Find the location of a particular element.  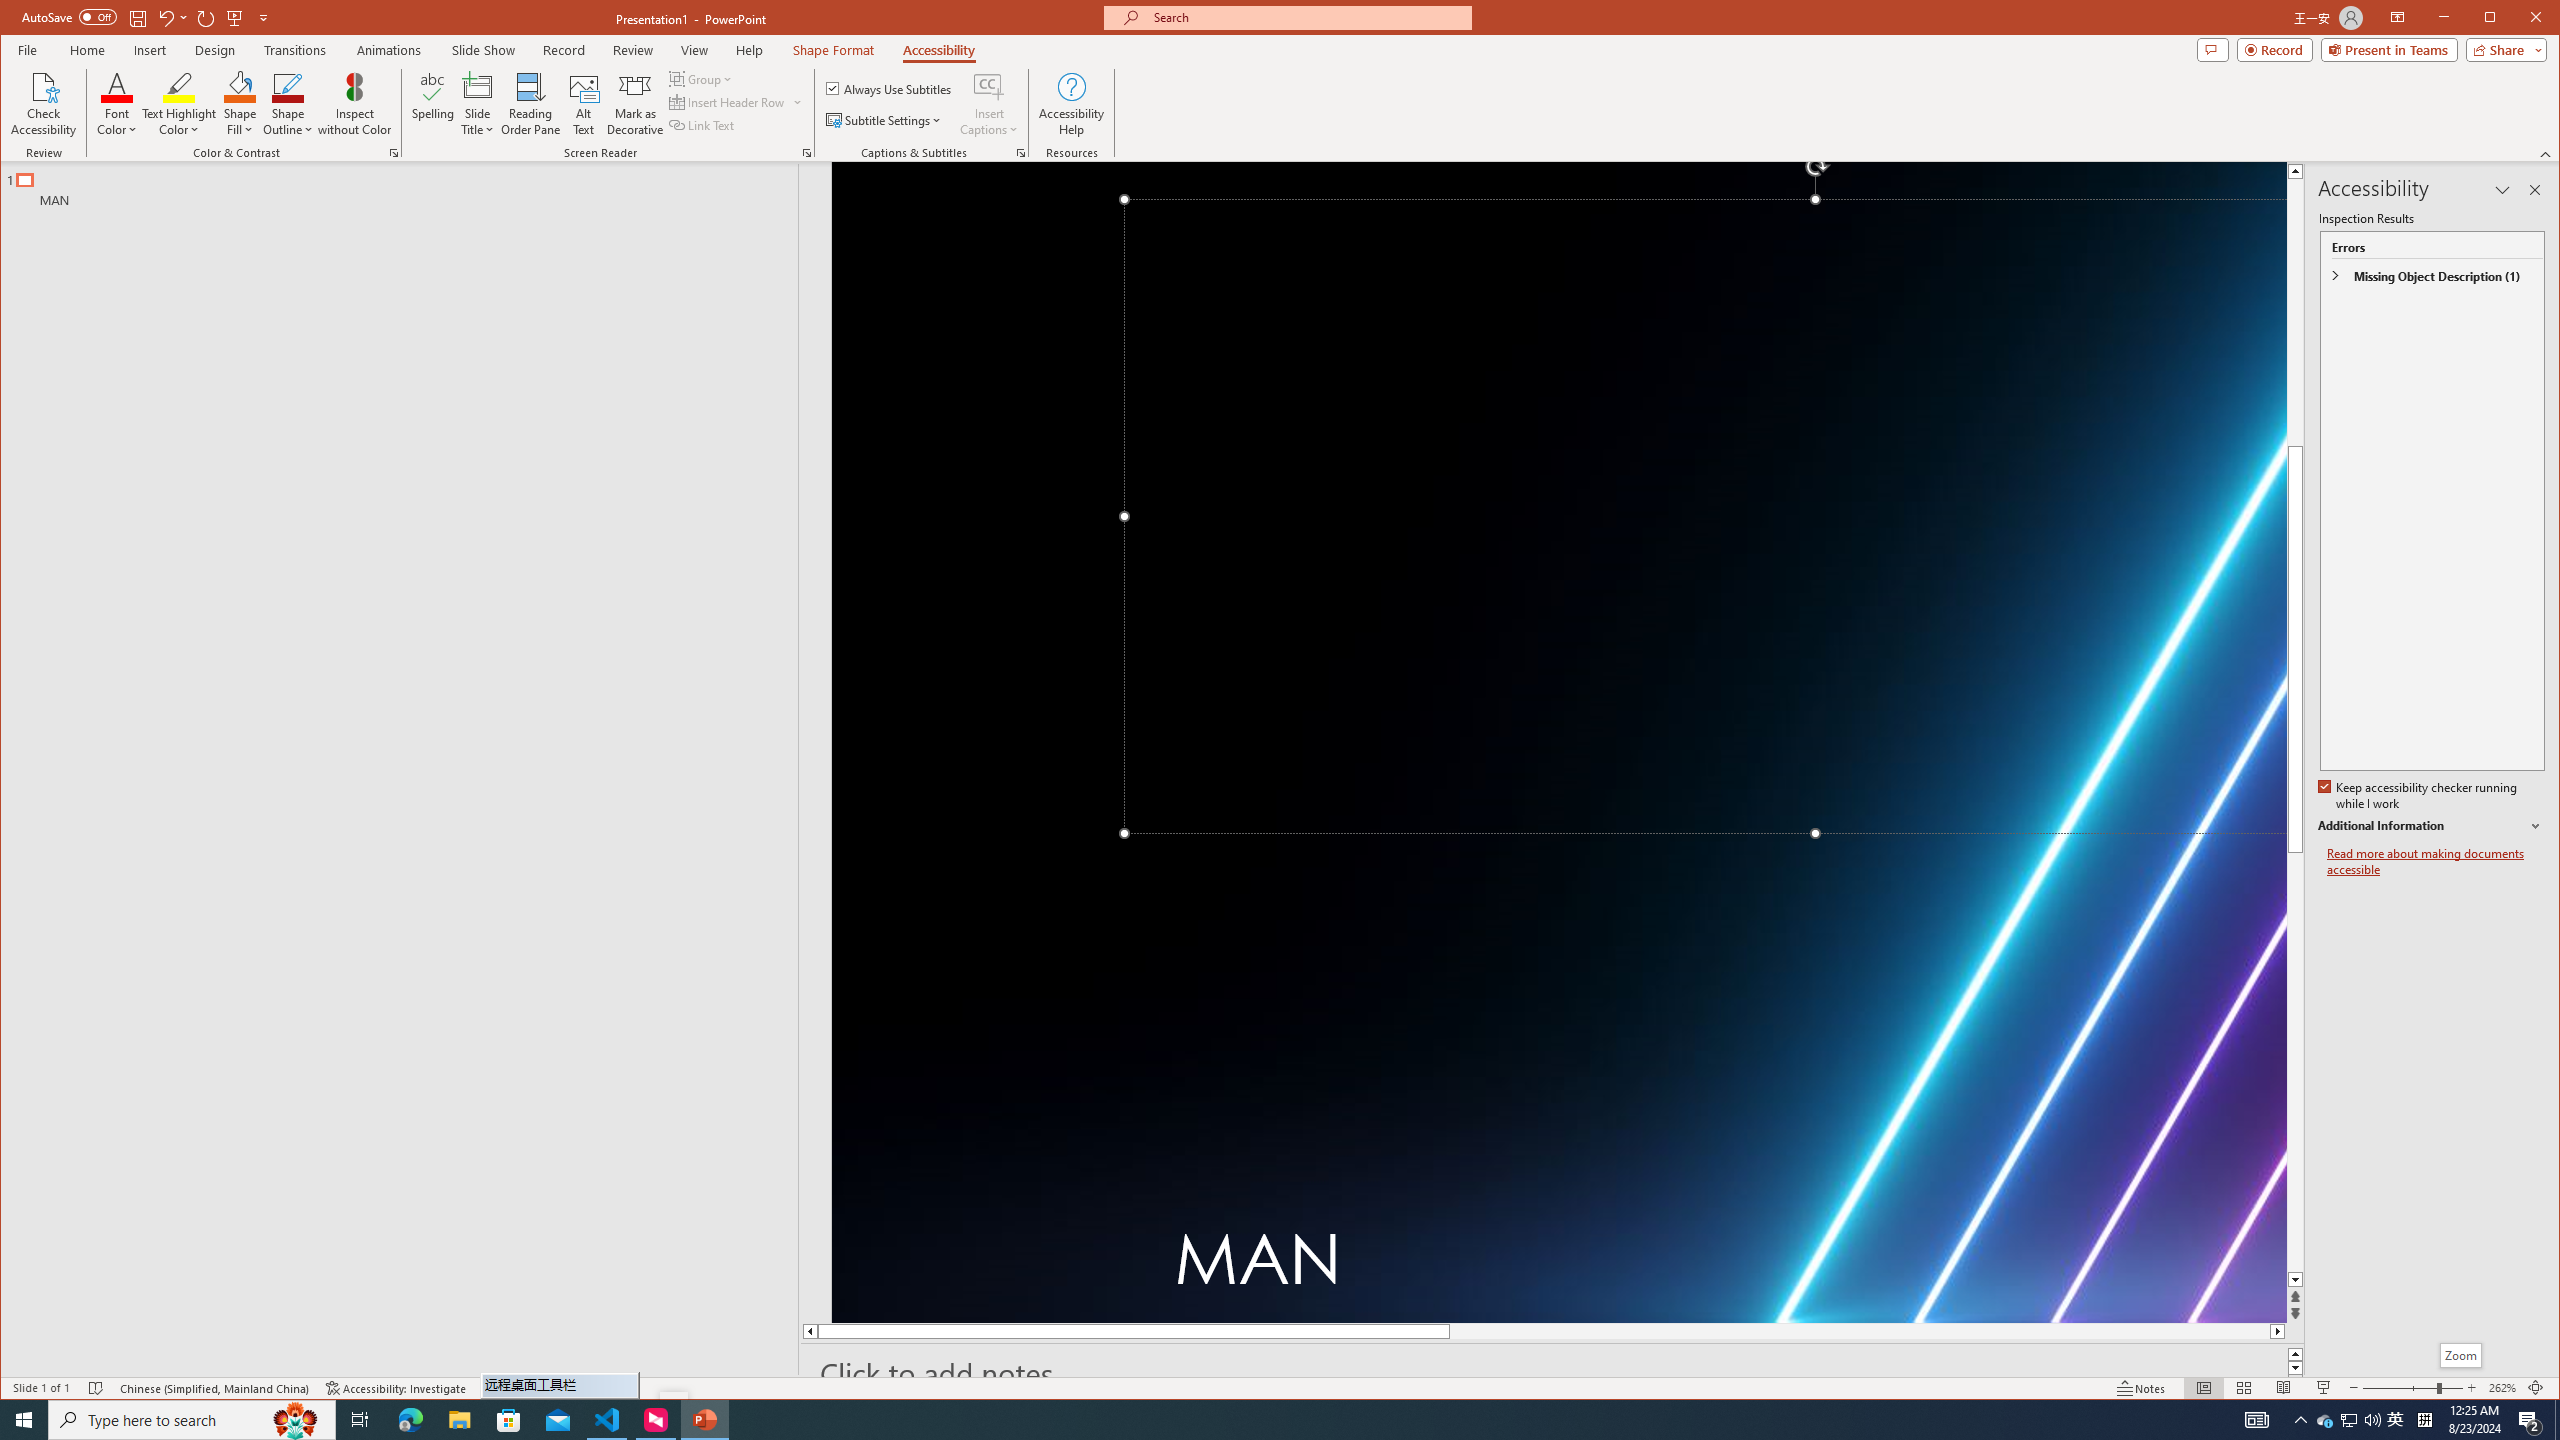

'Spelling...' is located at coordinates (432, 103).